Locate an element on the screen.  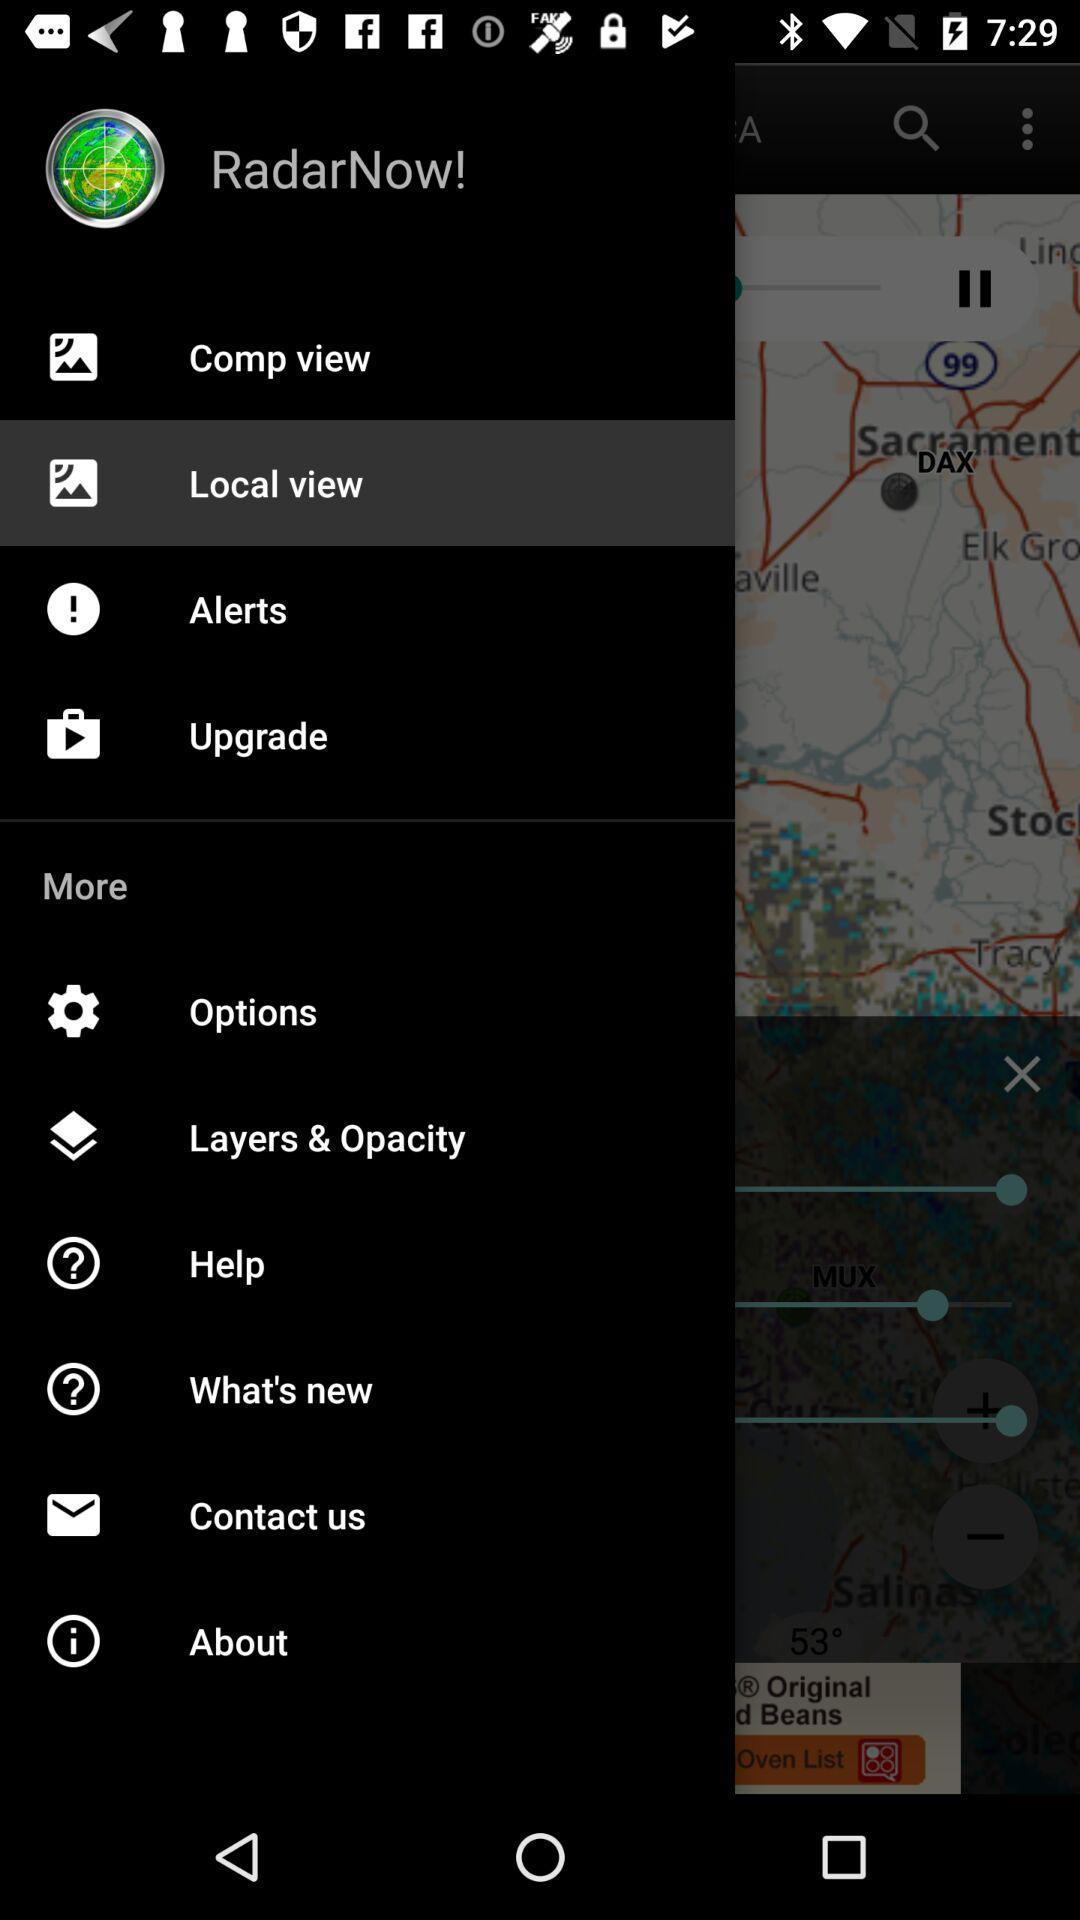
the minus icon is located at coordinates (984, 1535).